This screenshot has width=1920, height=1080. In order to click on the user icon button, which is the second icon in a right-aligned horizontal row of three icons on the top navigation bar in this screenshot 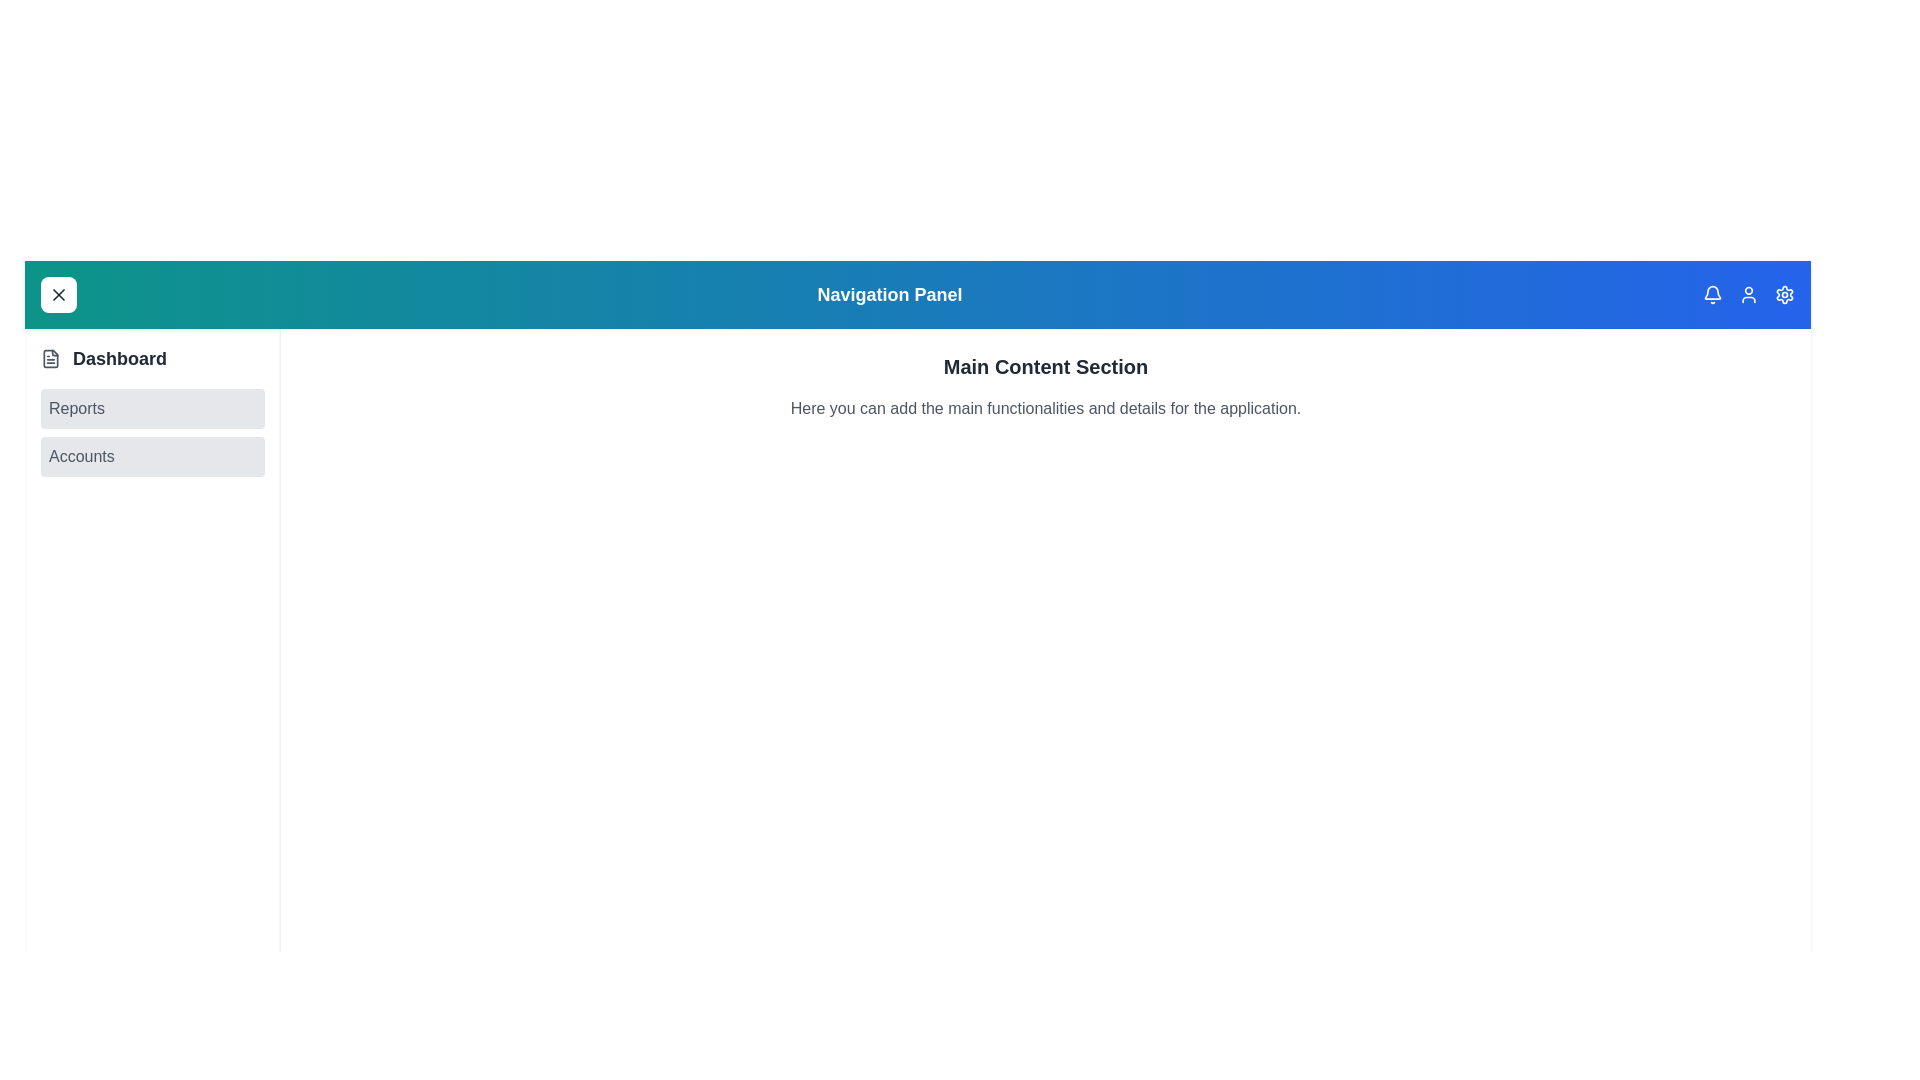, I will do `click(1747, 294)`.